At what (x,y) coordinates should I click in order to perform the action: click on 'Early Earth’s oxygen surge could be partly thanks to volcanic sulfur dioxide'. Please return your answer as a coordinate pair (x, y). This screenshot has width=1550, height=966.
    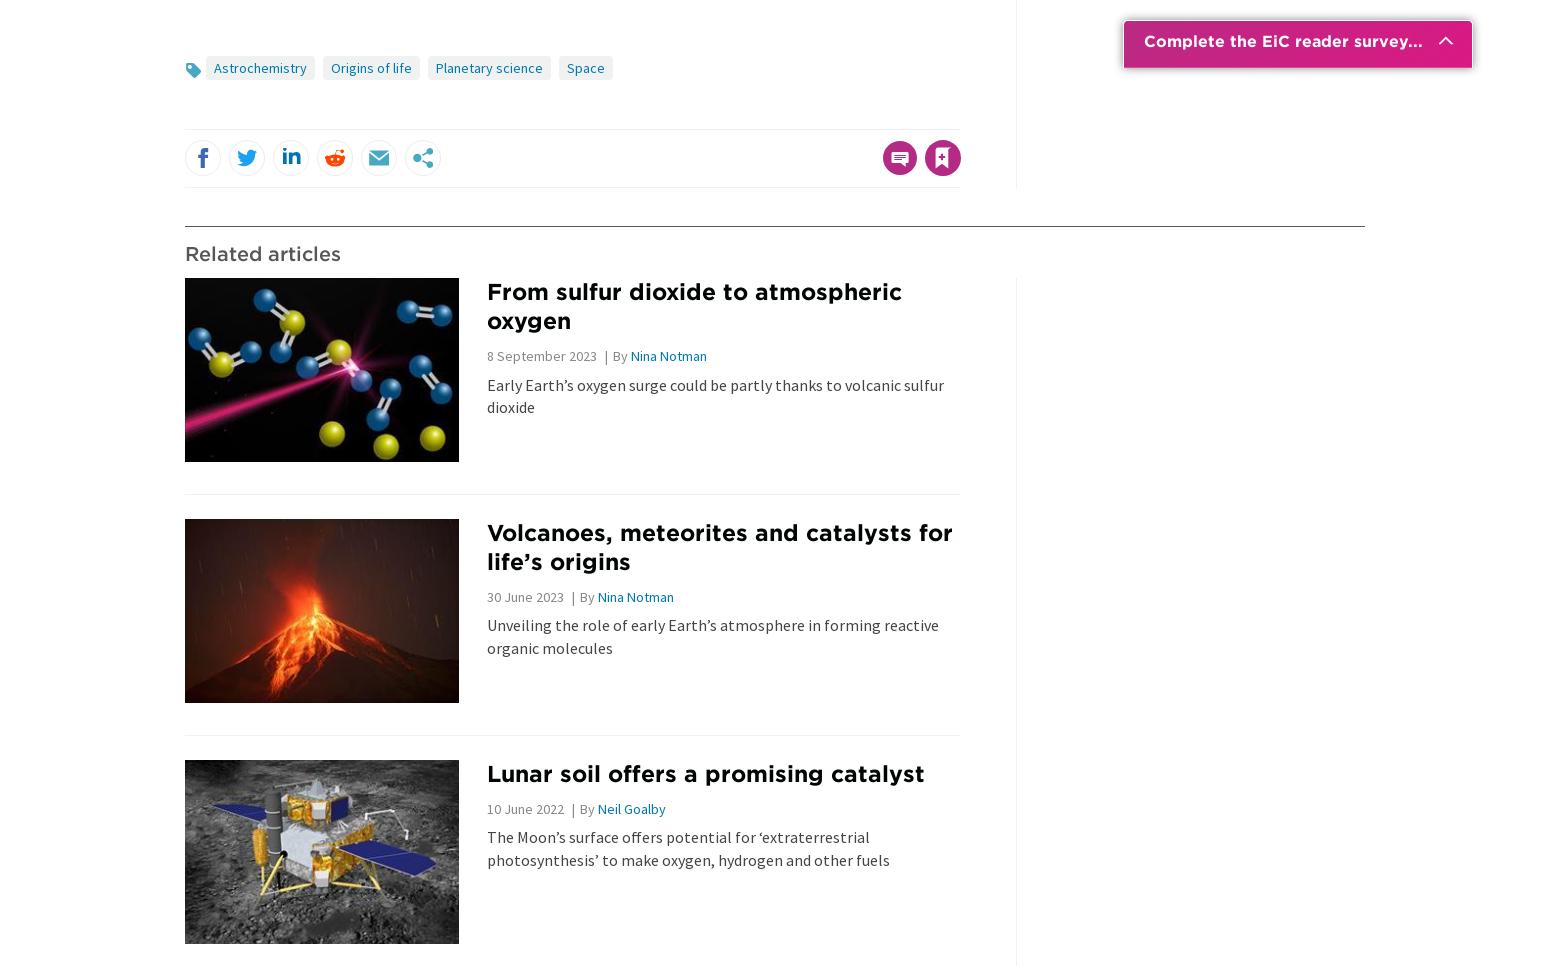
    Looking at the image, I should click on (714, 395).